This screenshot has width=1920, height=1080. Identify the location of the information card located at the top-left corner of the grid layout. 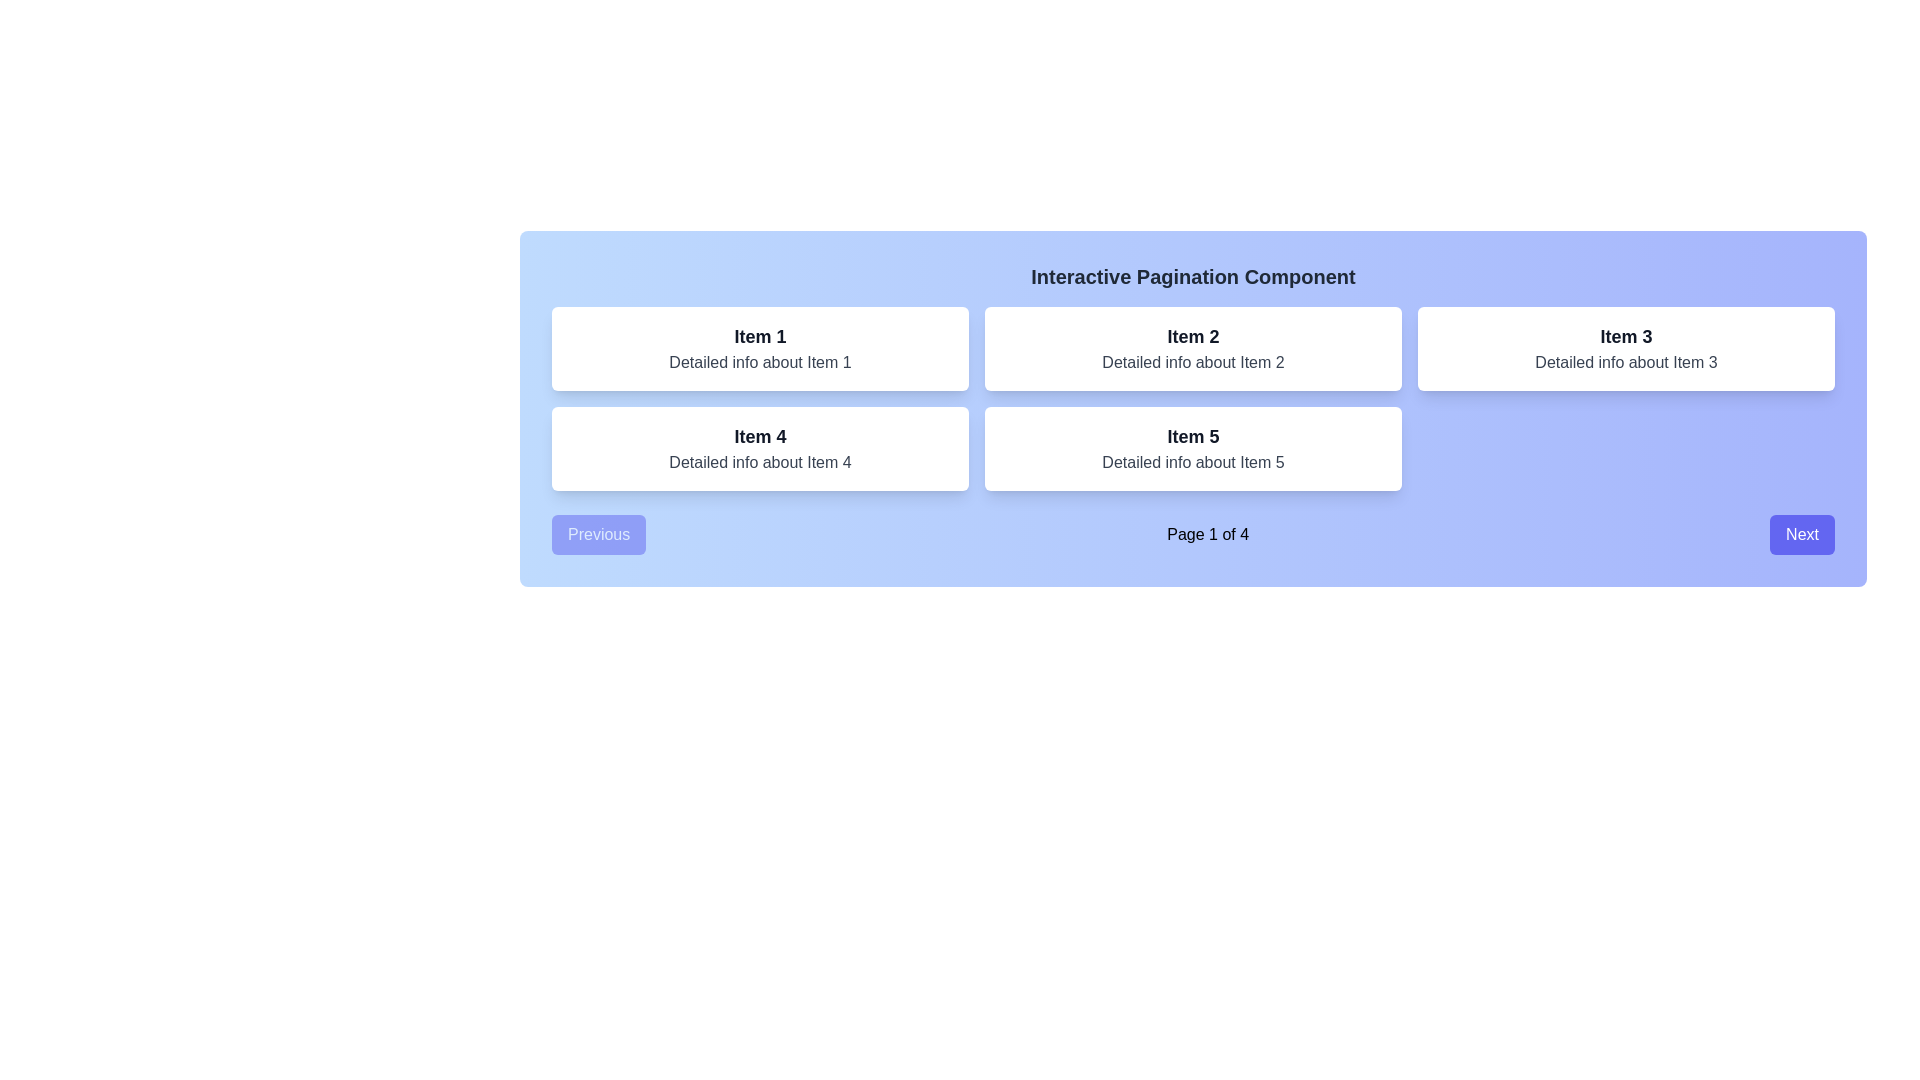
(759, 347).